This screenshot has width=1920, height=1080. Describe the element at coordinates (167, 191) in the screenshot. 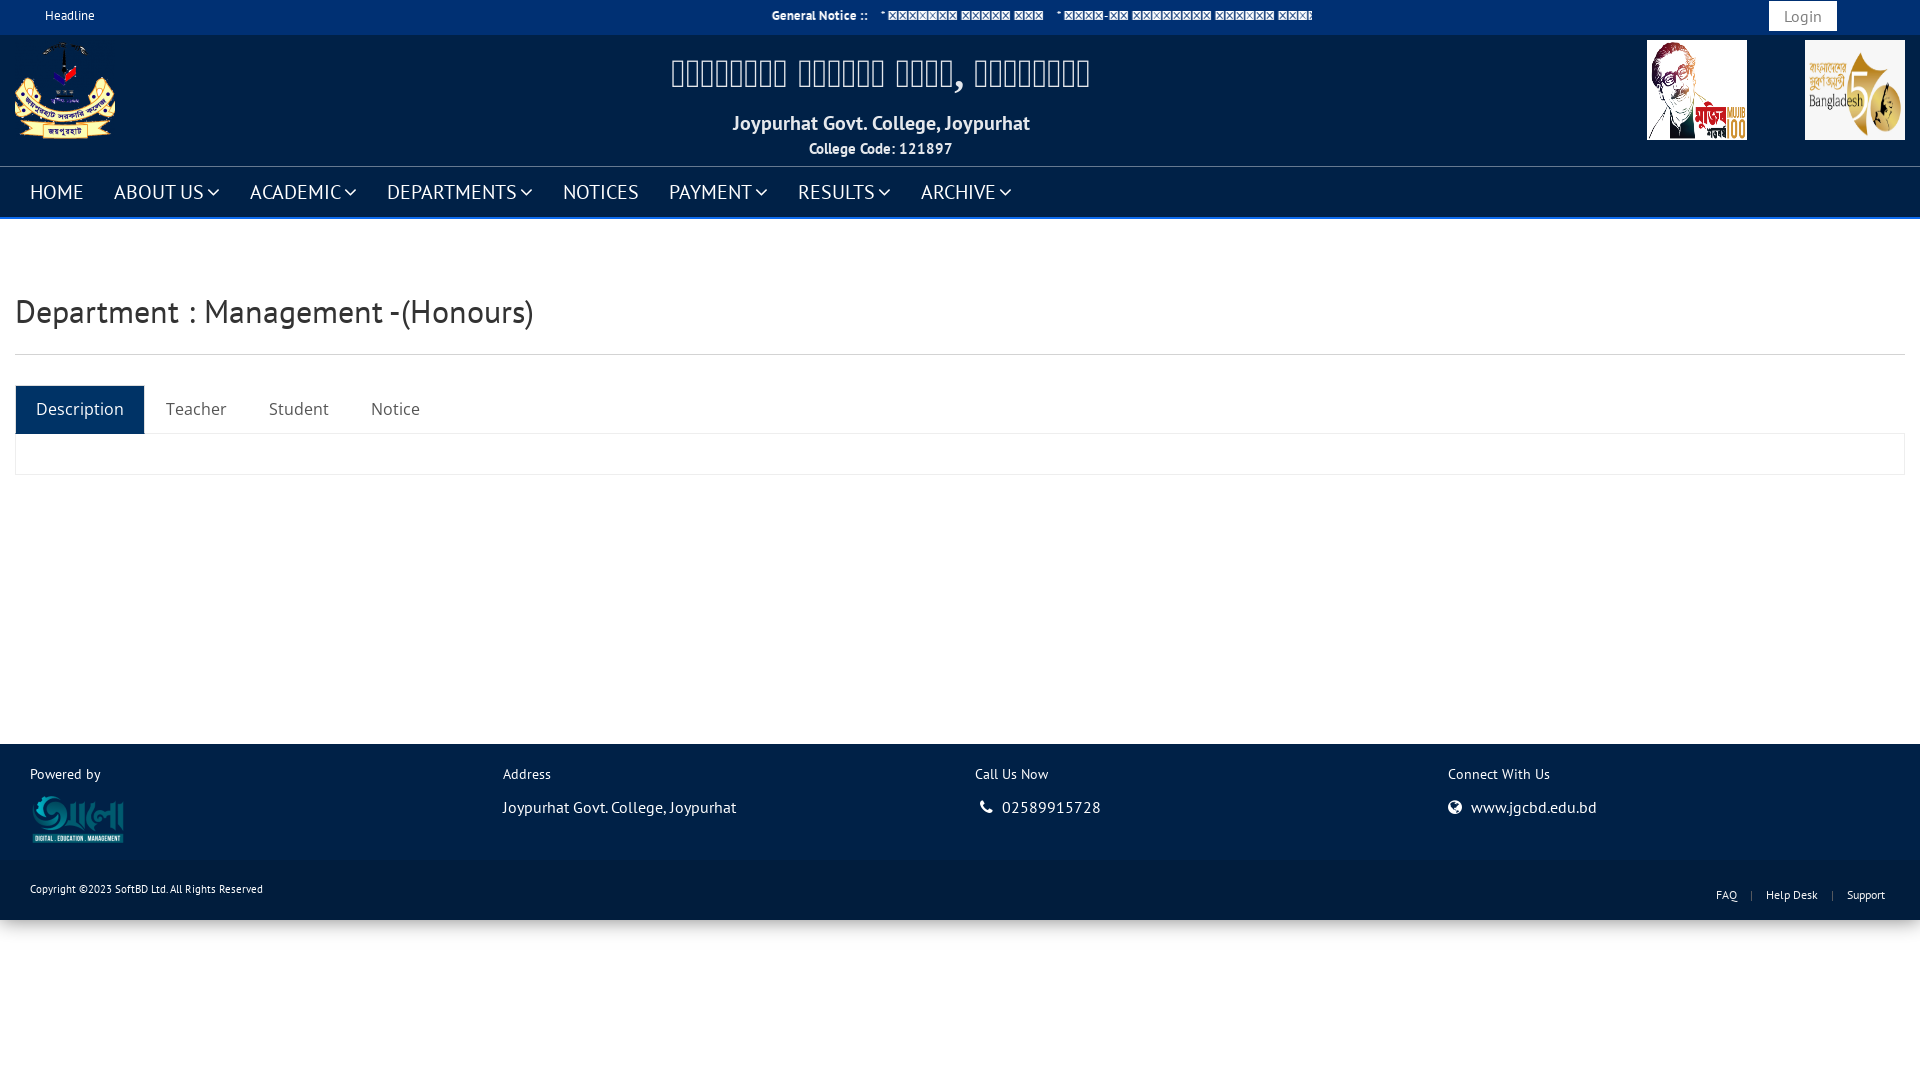

I see `'ABOUT US'` at that location.